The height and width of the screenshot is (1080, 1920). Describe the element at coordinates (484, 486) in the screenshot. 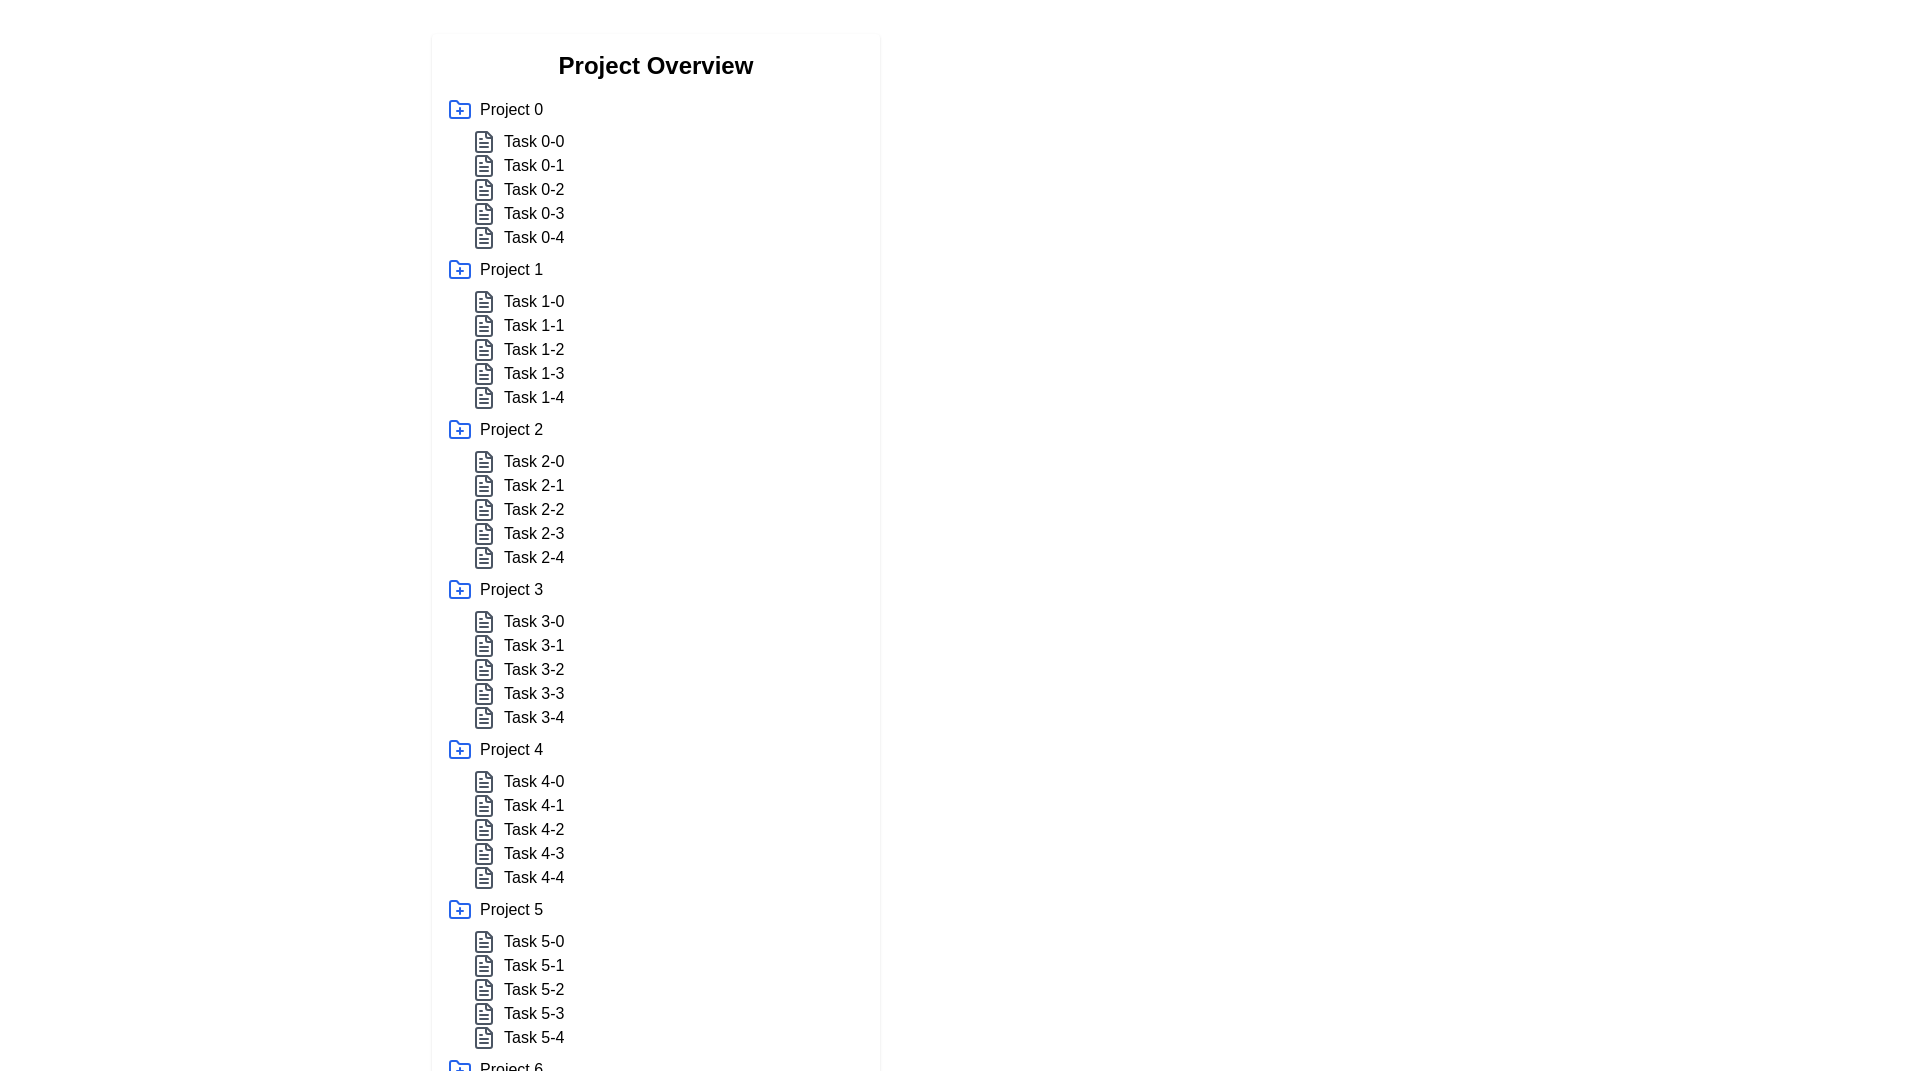

I see `the icon representing the entry labeled 'Task 2-1', which is located to the left of the text label for this task` at that location.